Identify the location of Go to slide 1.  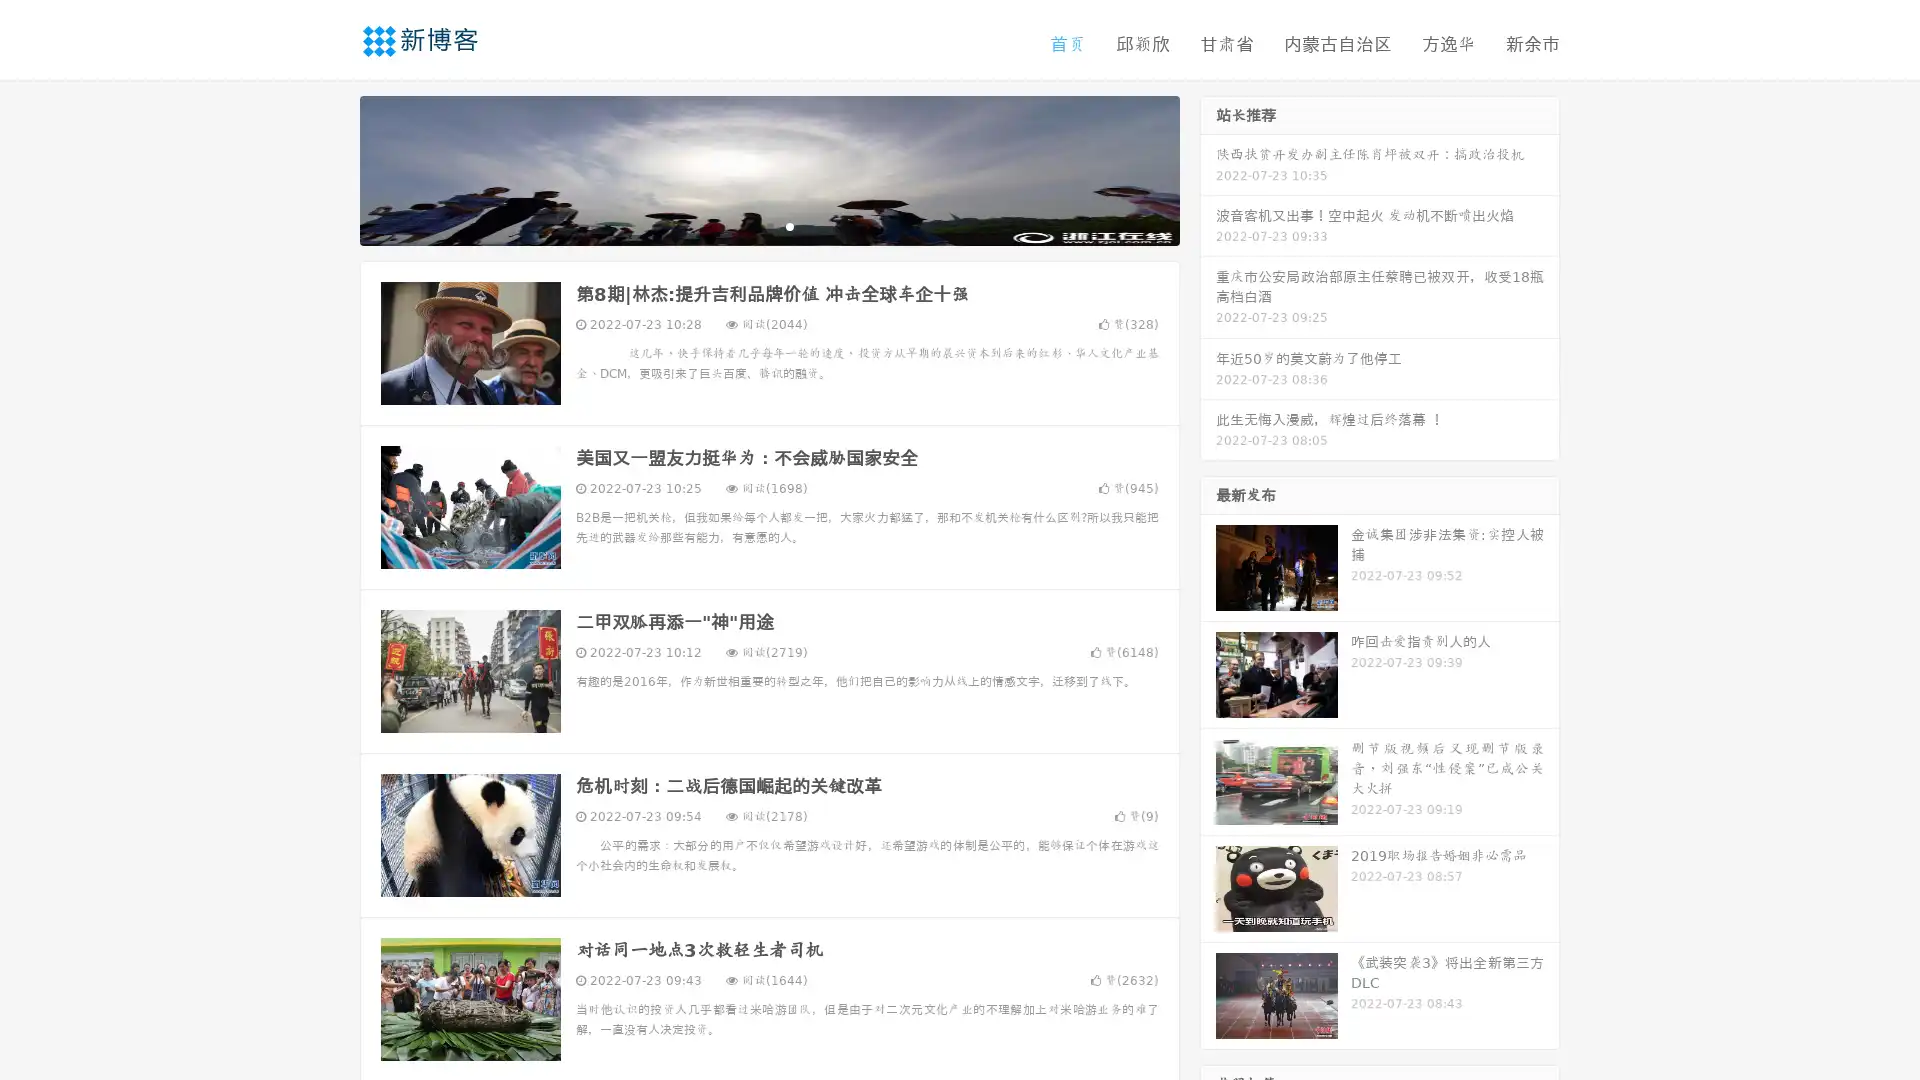
(748, 225).